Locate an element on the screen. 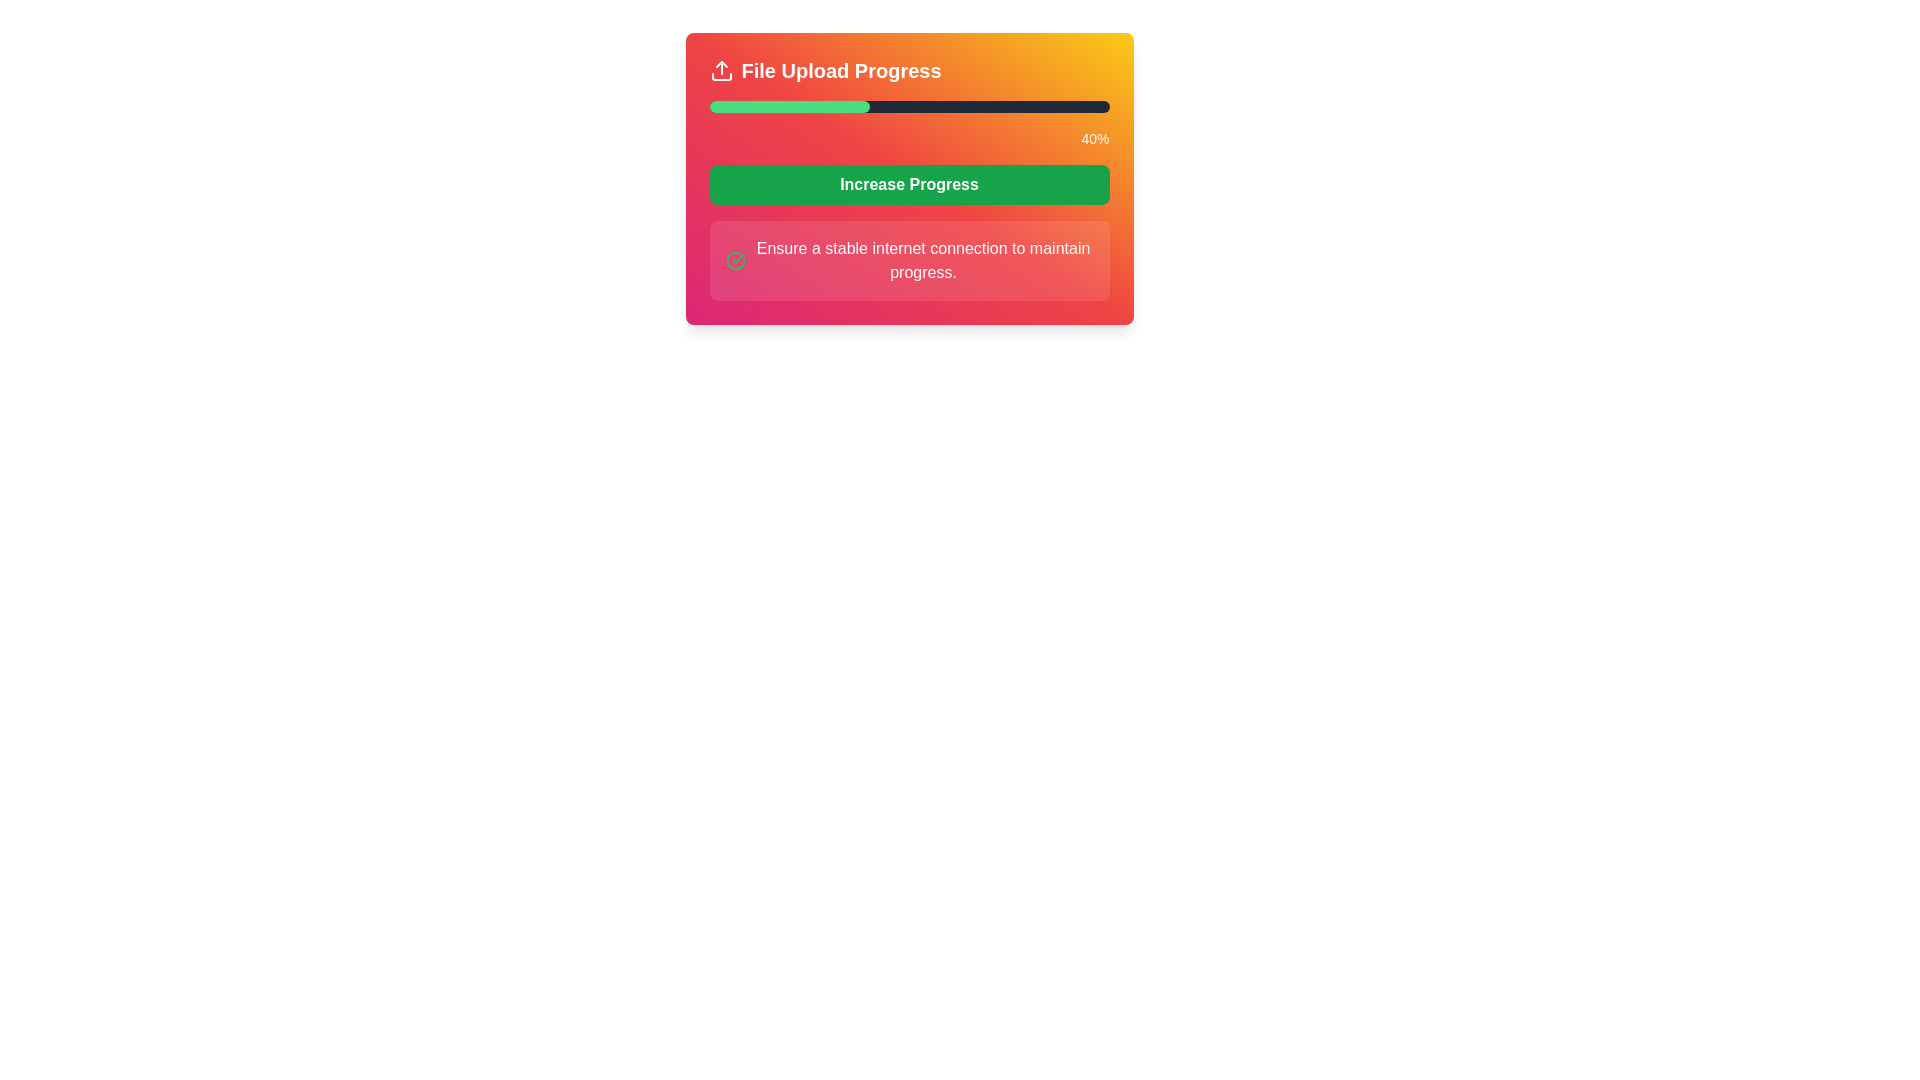  the progress bar that indicates the completion percentage of a file upload task, located below the title 'File Upload Progress' is located at coordinates (908, 107).